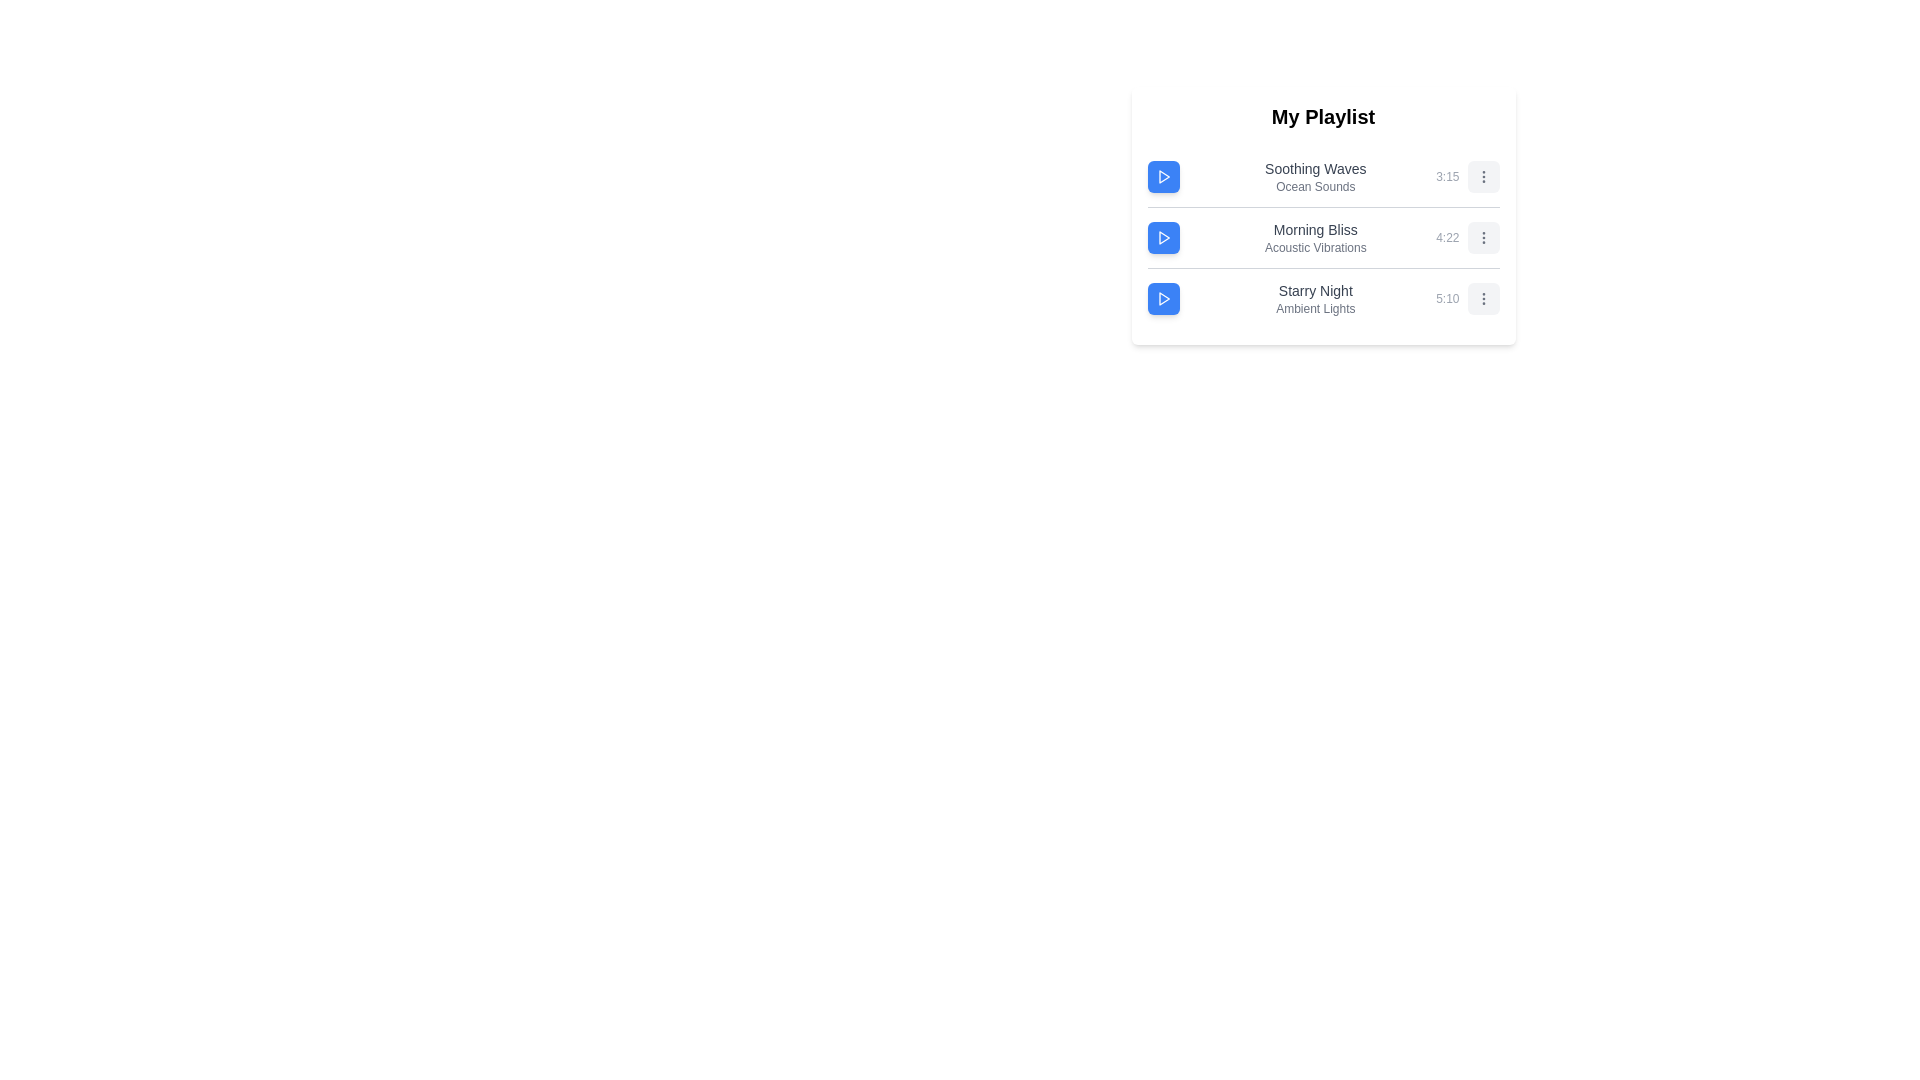  I want to click on the vertical ellipsis icon button located at the far right end of the 'Morning Bliss' playlist item, so click(1483, 237).